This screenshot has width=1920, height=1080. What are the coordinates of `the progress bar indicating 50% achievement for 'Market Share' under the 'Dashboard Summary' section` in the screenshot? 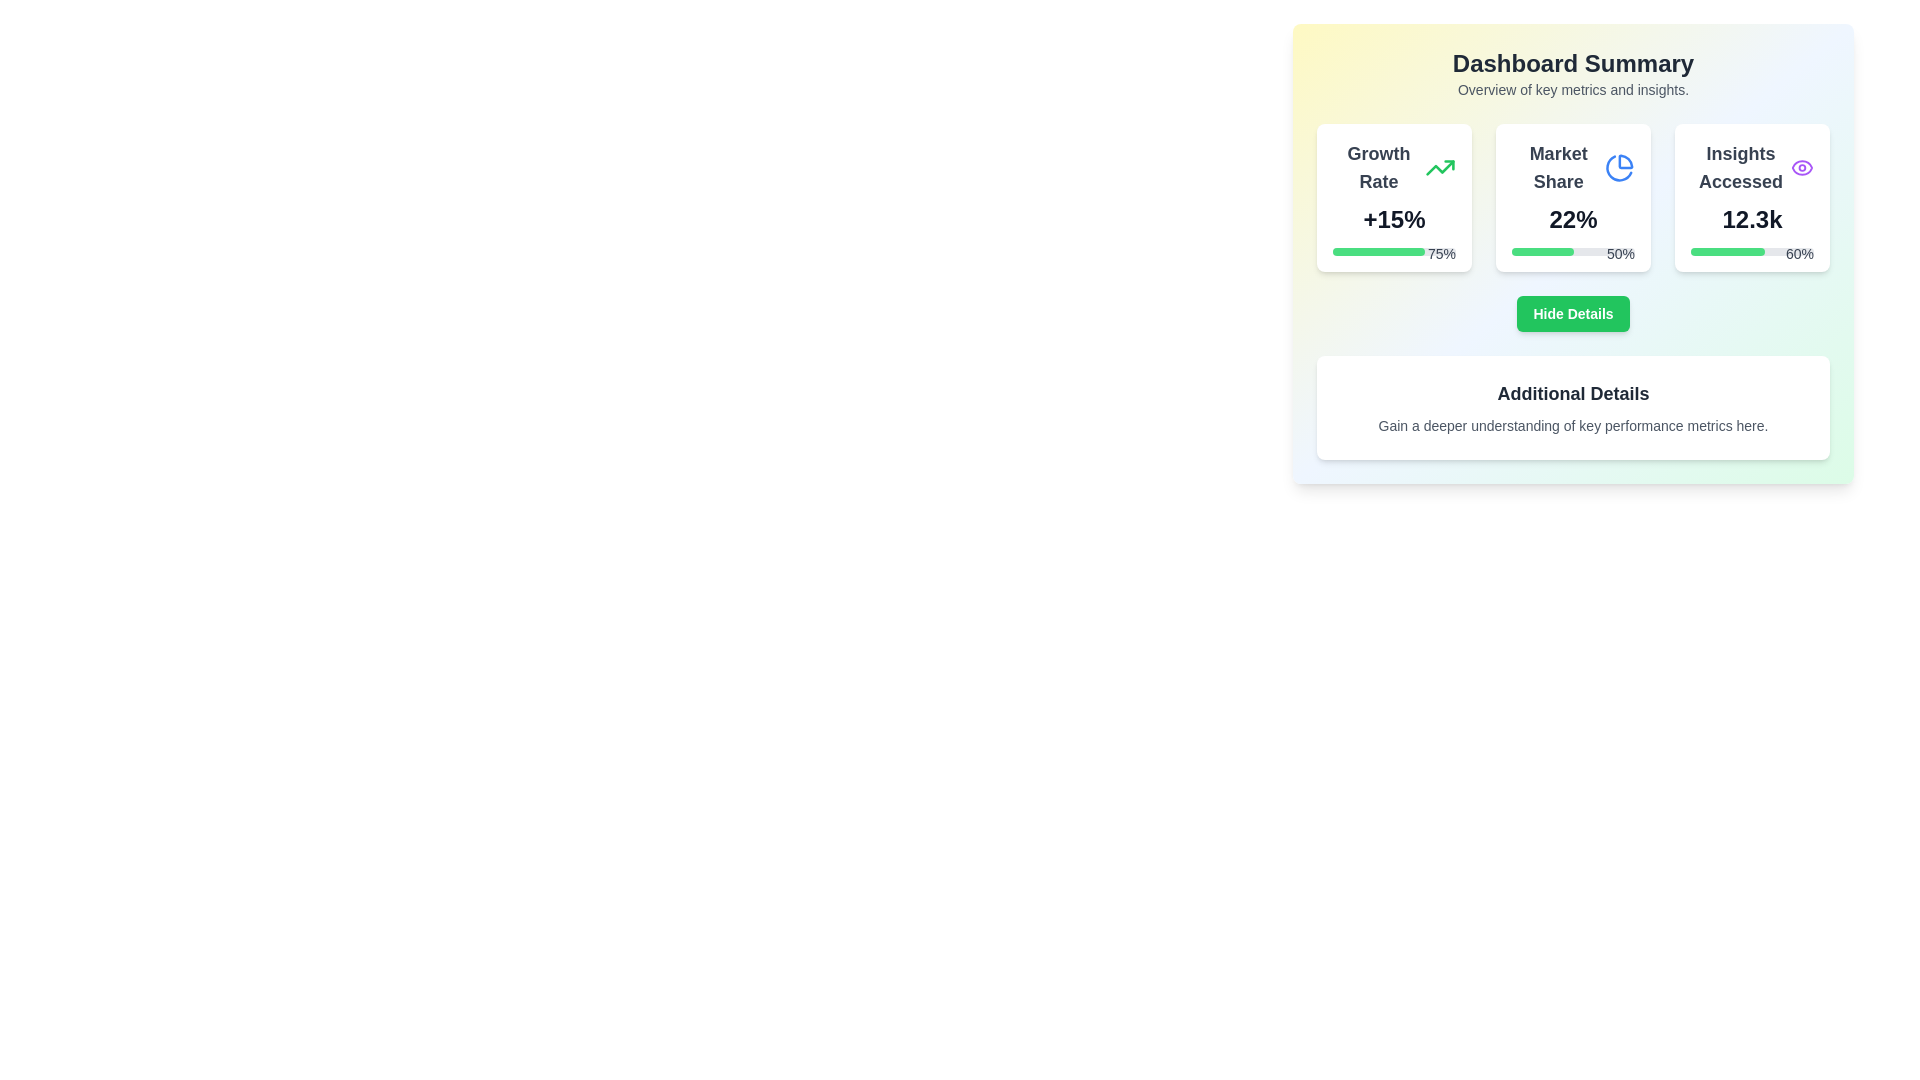 It's located at (1541, 250).